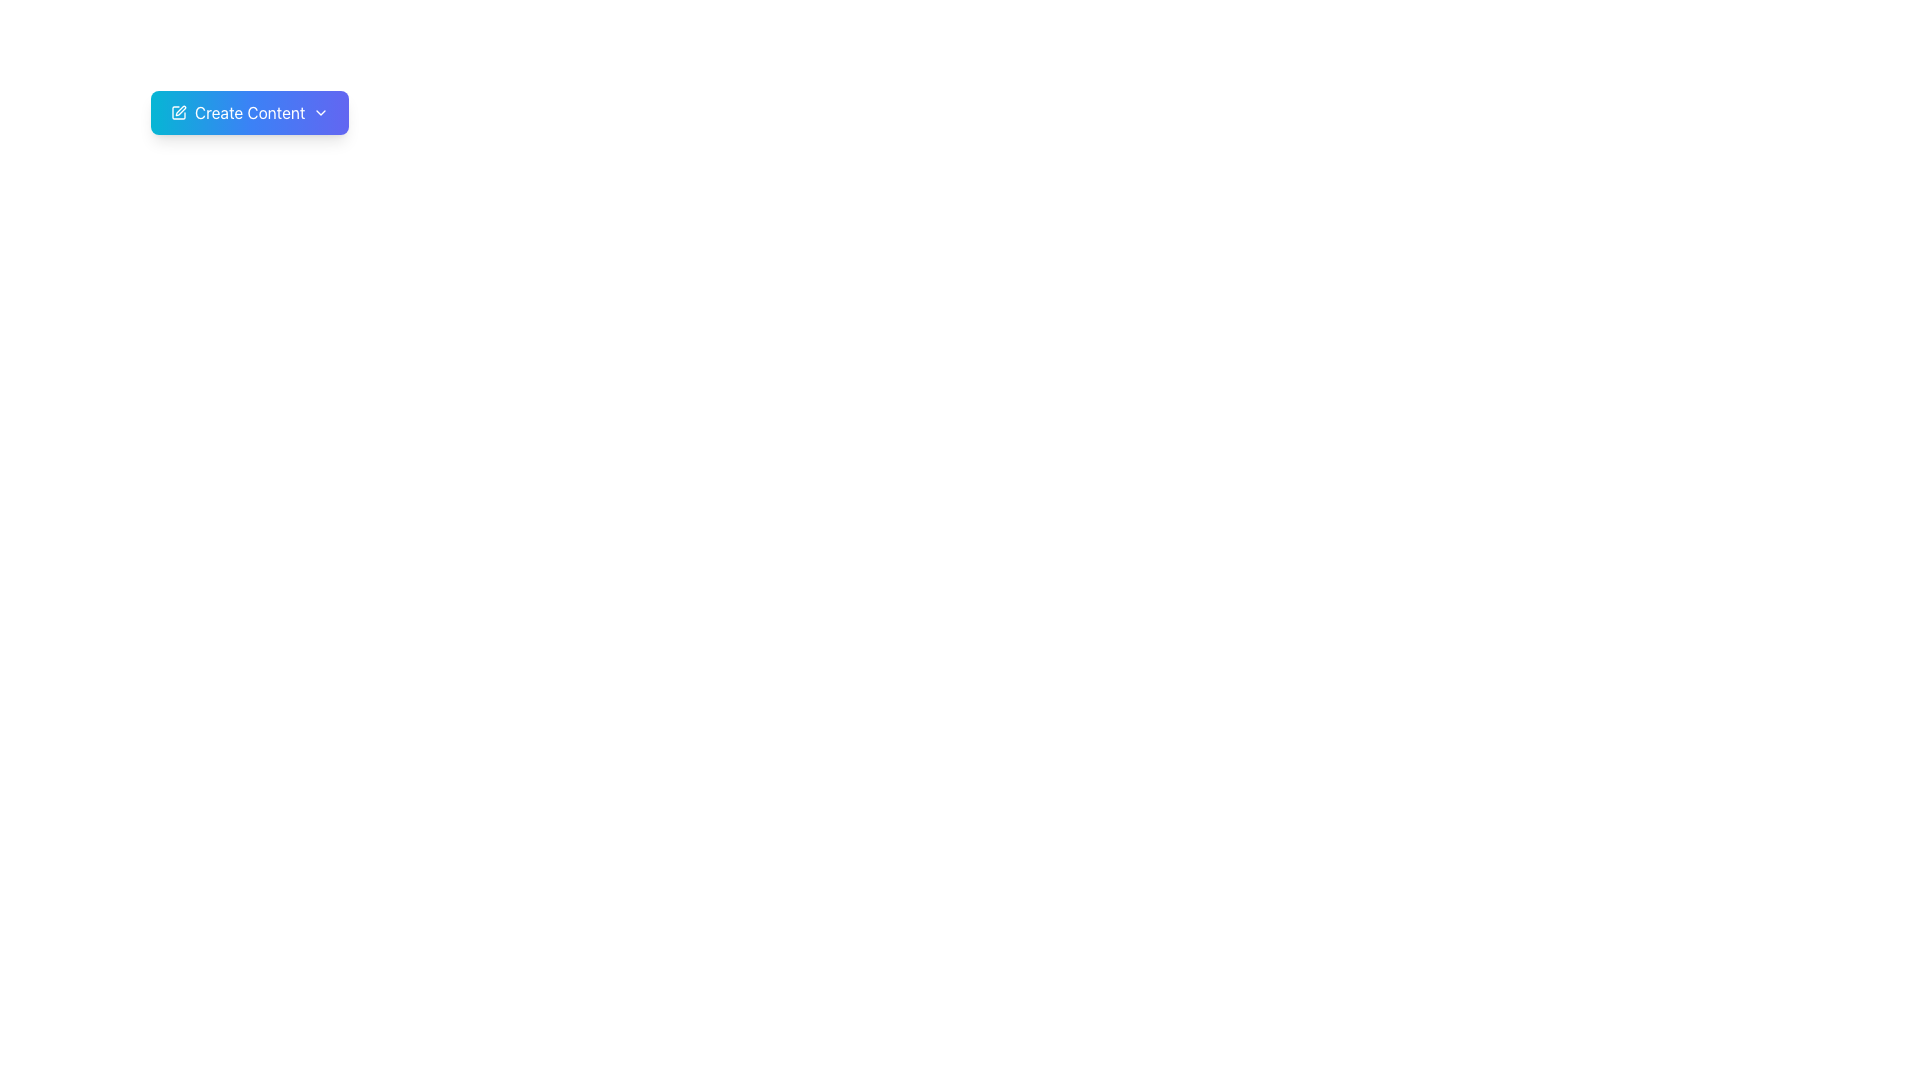  What do you see at coordinates (249, 112) in the screenshot?
I see `the static text component labeled 'Create Content' which indicates the button's functionality for creating content` at bounding box center [249, 112].